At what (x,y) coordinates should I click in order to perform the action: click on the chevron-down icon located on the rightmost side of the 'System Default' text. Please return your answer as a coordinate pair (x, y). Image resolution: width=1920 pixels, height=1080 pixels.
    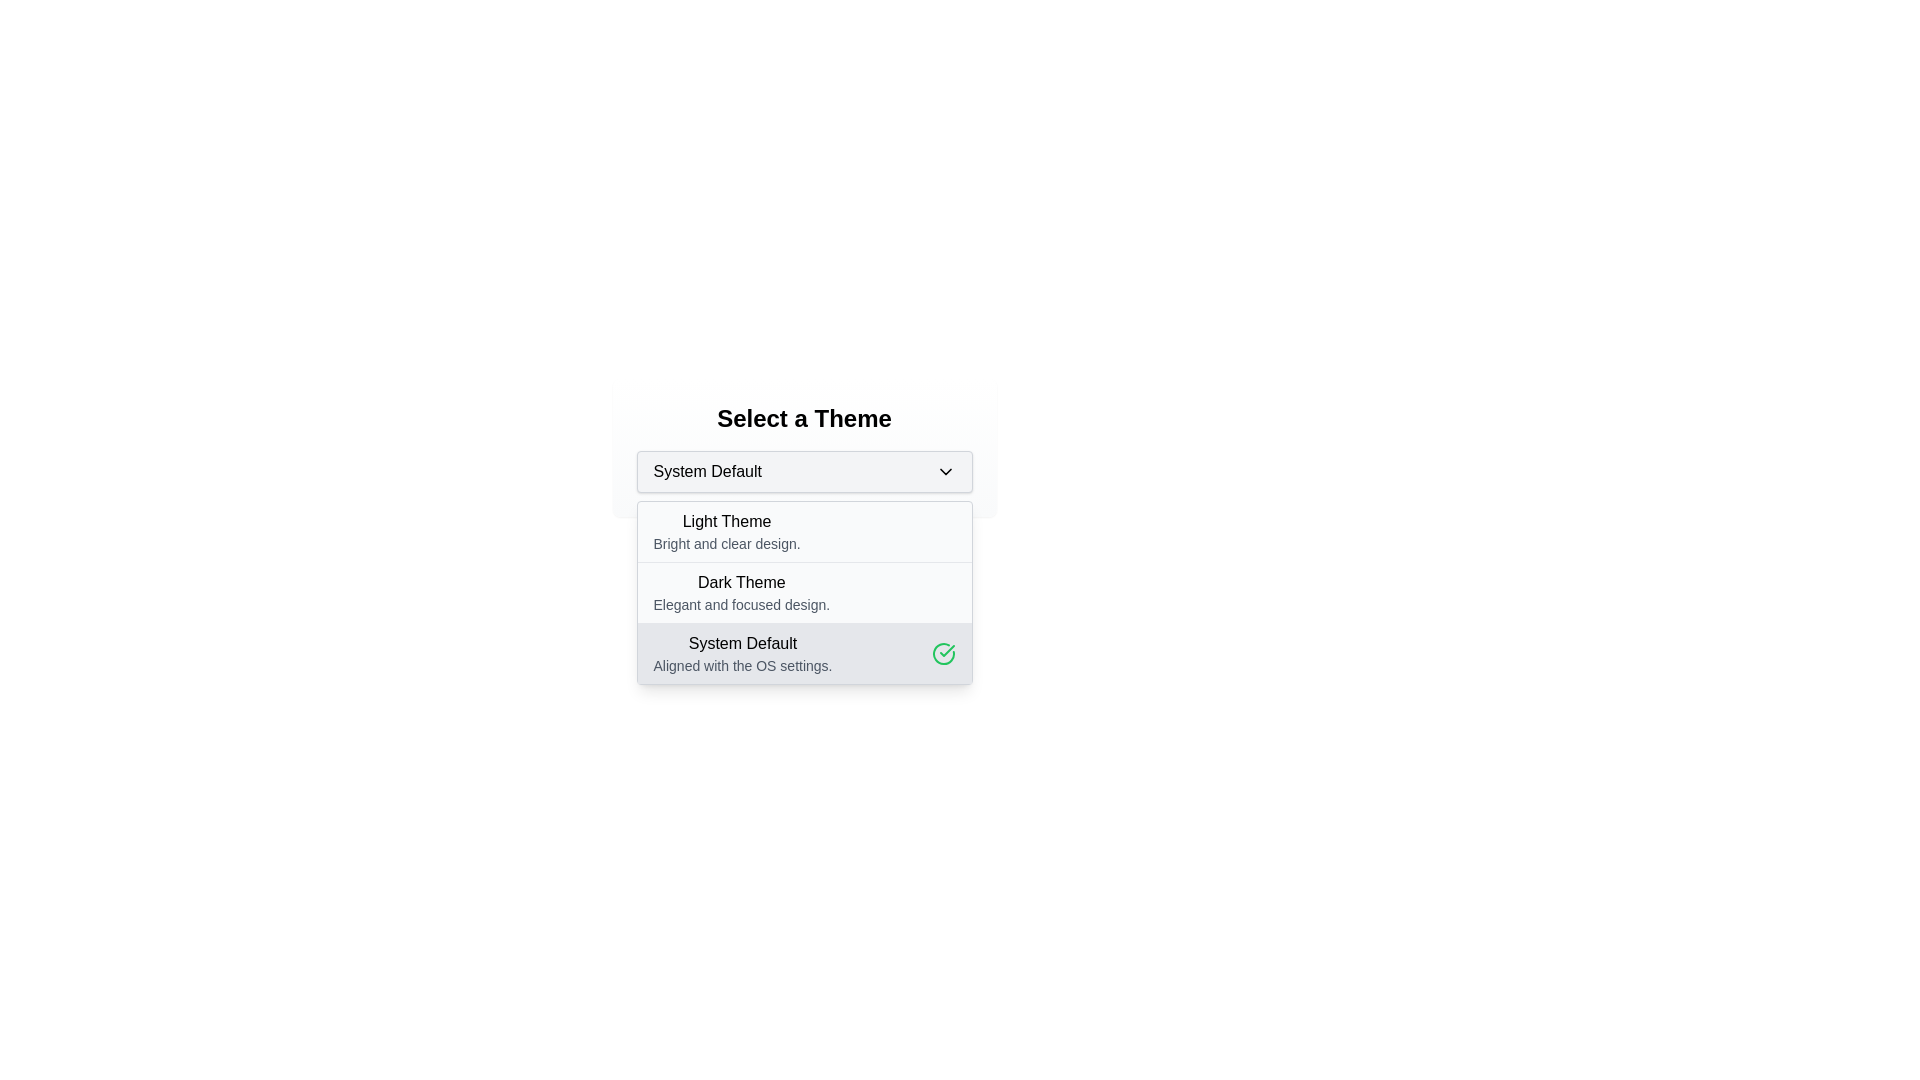
    Looking at the image, I should click on (944, 471).